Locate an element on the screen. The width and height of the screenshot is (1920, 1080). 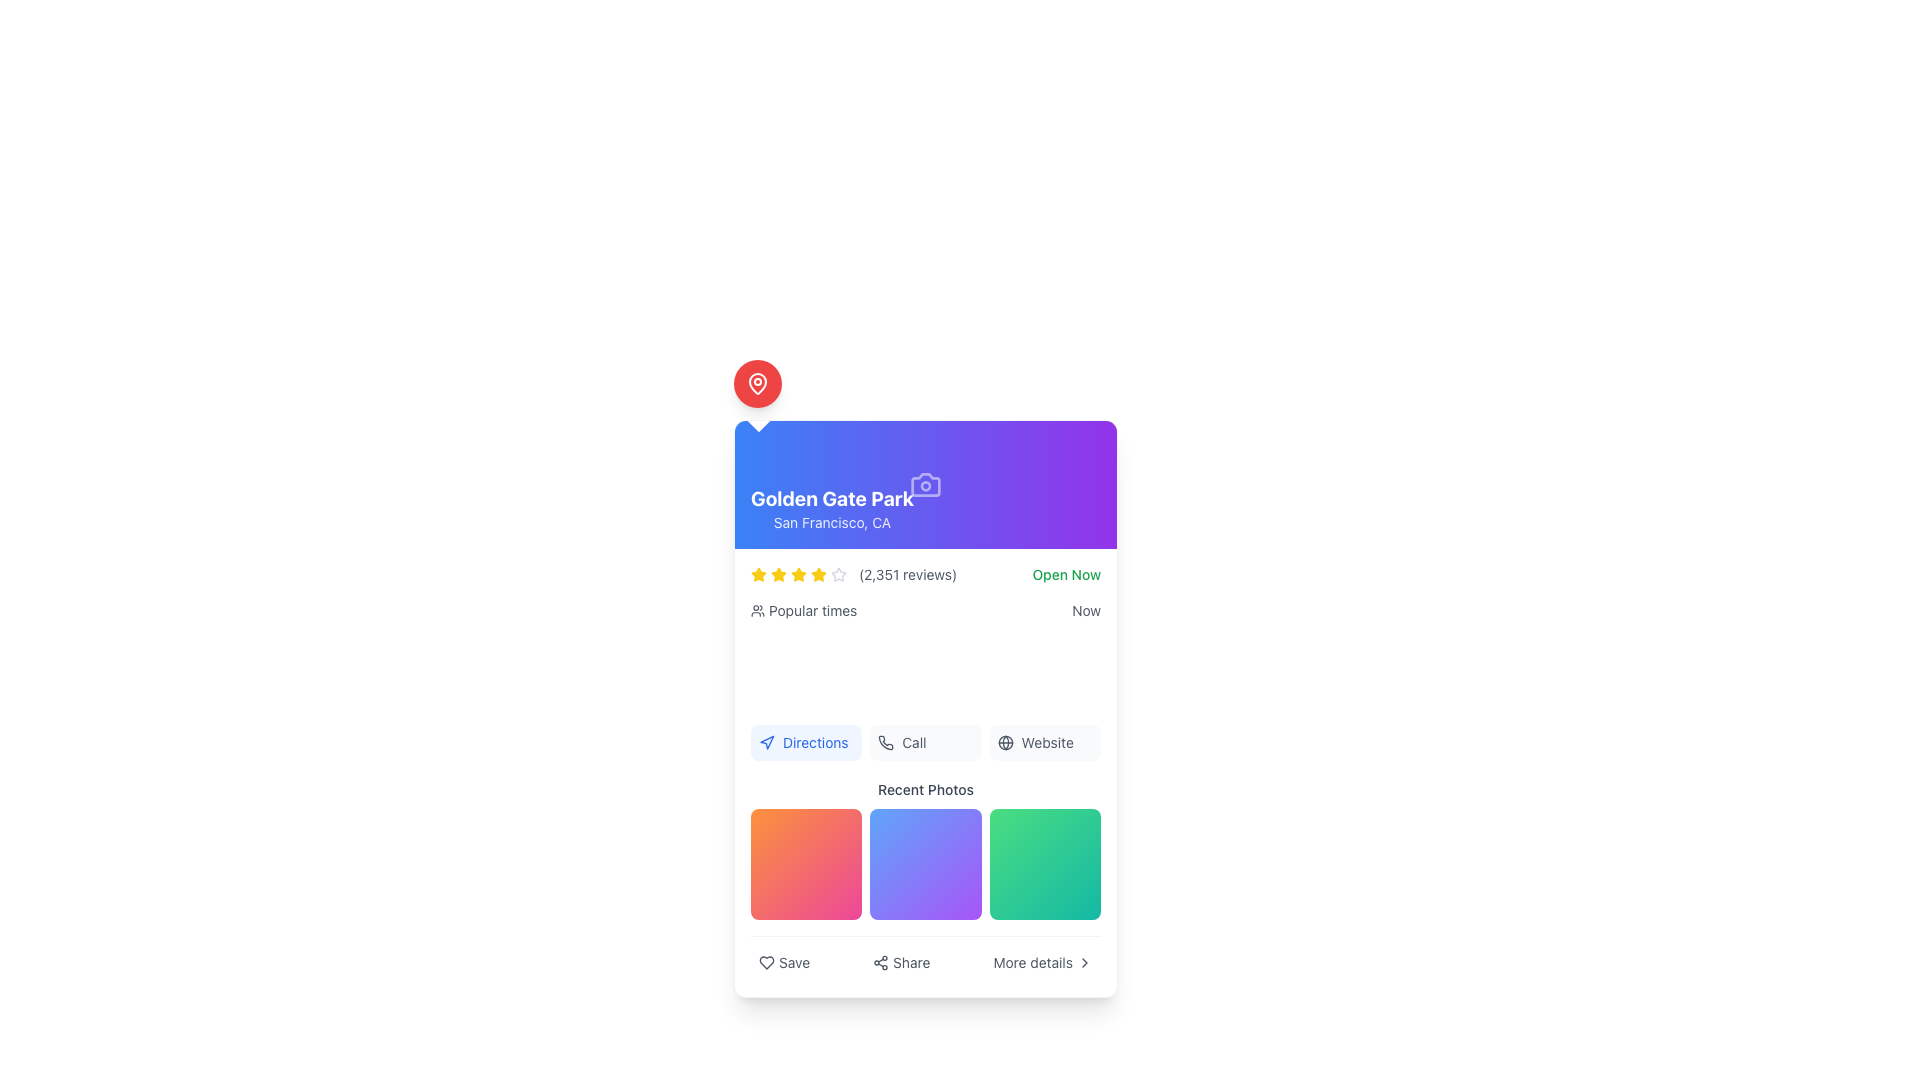
the third button in the three-column layout located at the bottom of the 'Golden Gate Park' card to potentially expand its view or reveal additional content is located at coordinates (1044, 863).